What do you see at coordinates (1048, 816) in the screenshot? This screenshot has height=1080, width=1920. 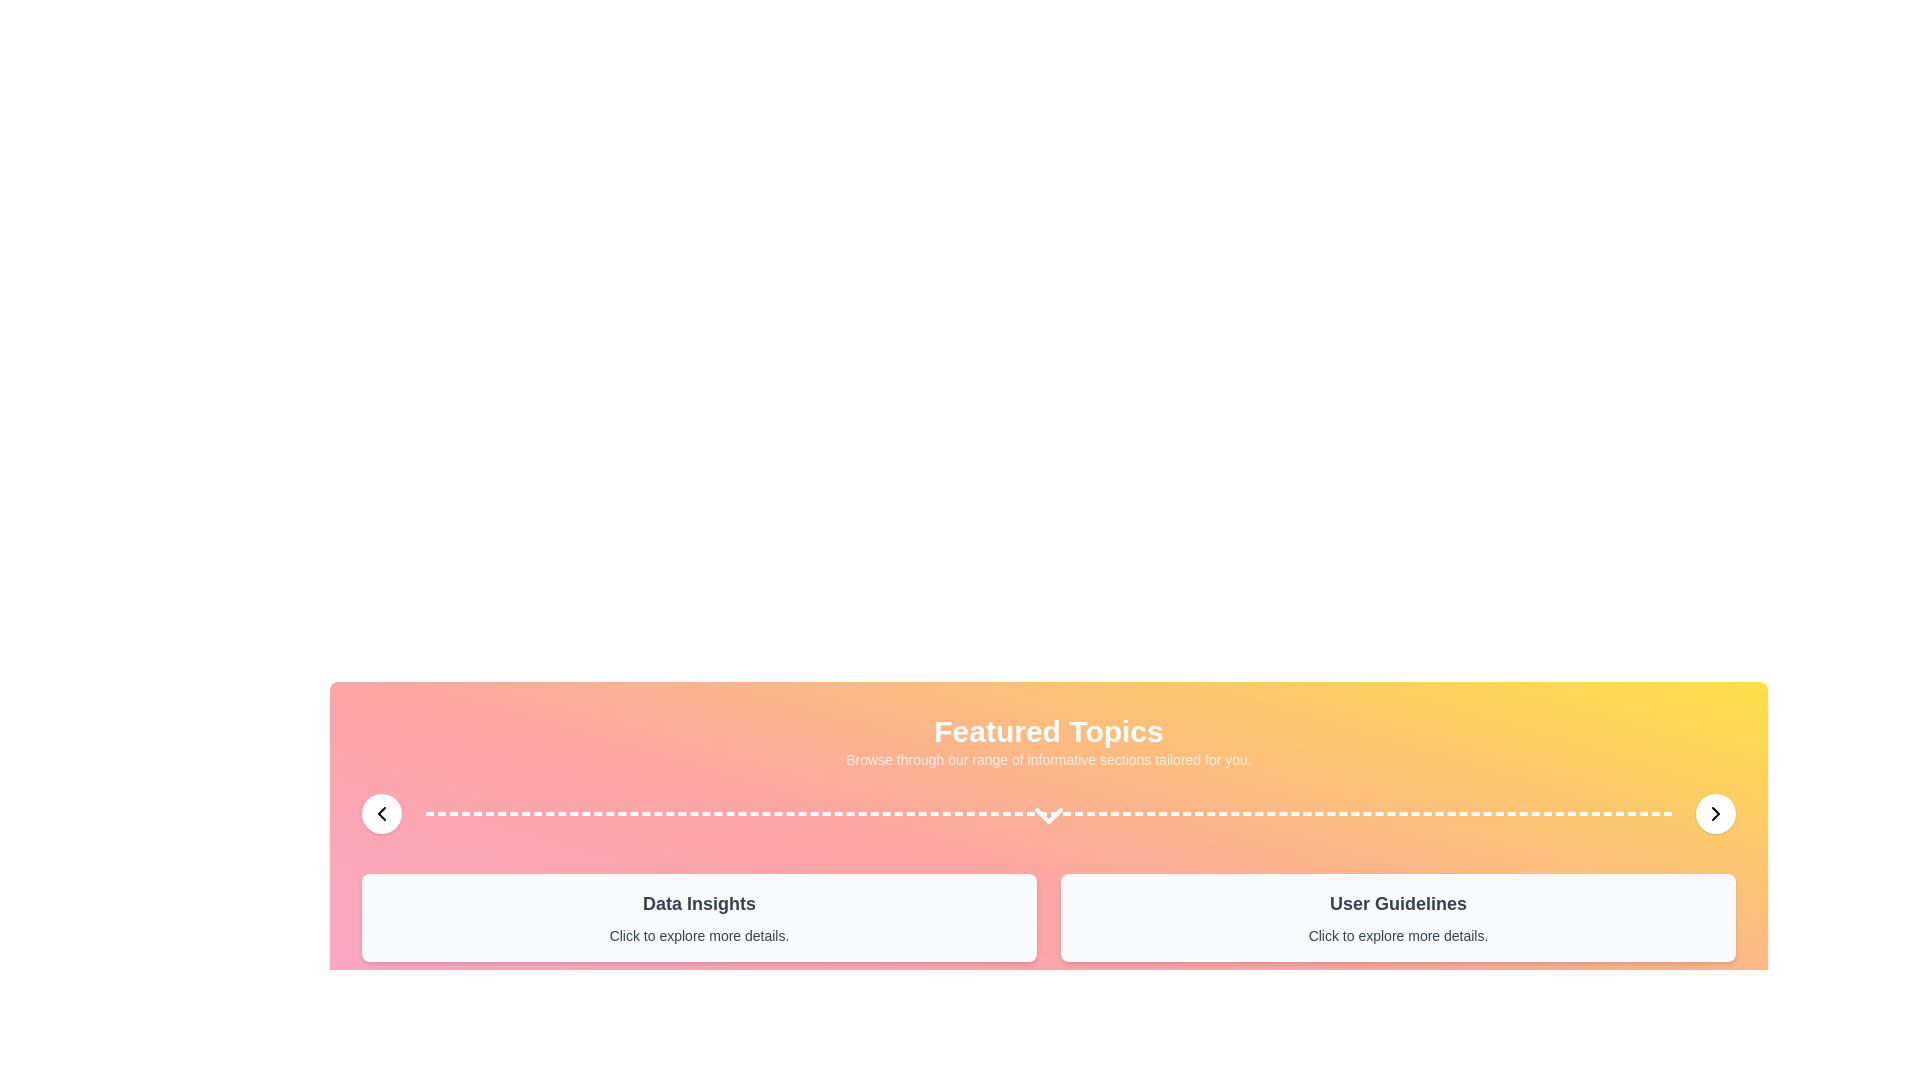 I see `the downward-pointing chevron-shaped icon within the SVG graphic, located under the 'Featured Topics' headline, centered horizontally` at bounding box center [1048, 816].